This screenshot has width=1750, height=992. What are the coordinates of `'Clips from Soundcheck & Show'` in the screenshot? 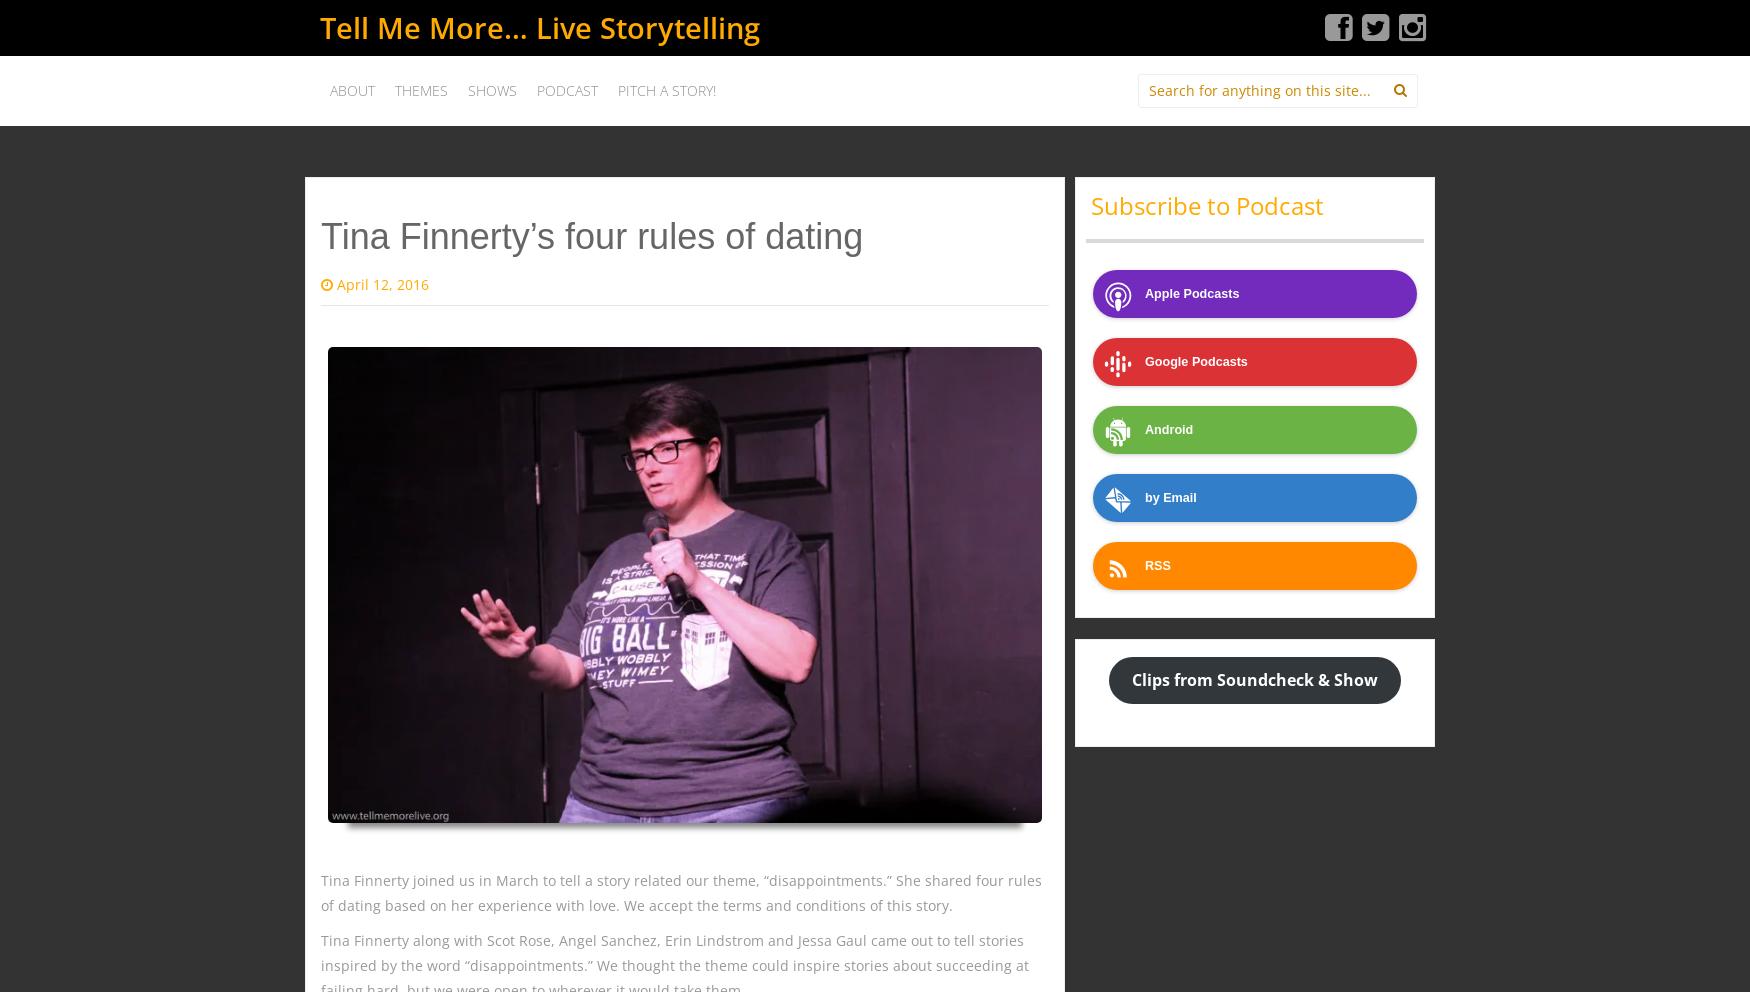 It's located at (1253, 679).